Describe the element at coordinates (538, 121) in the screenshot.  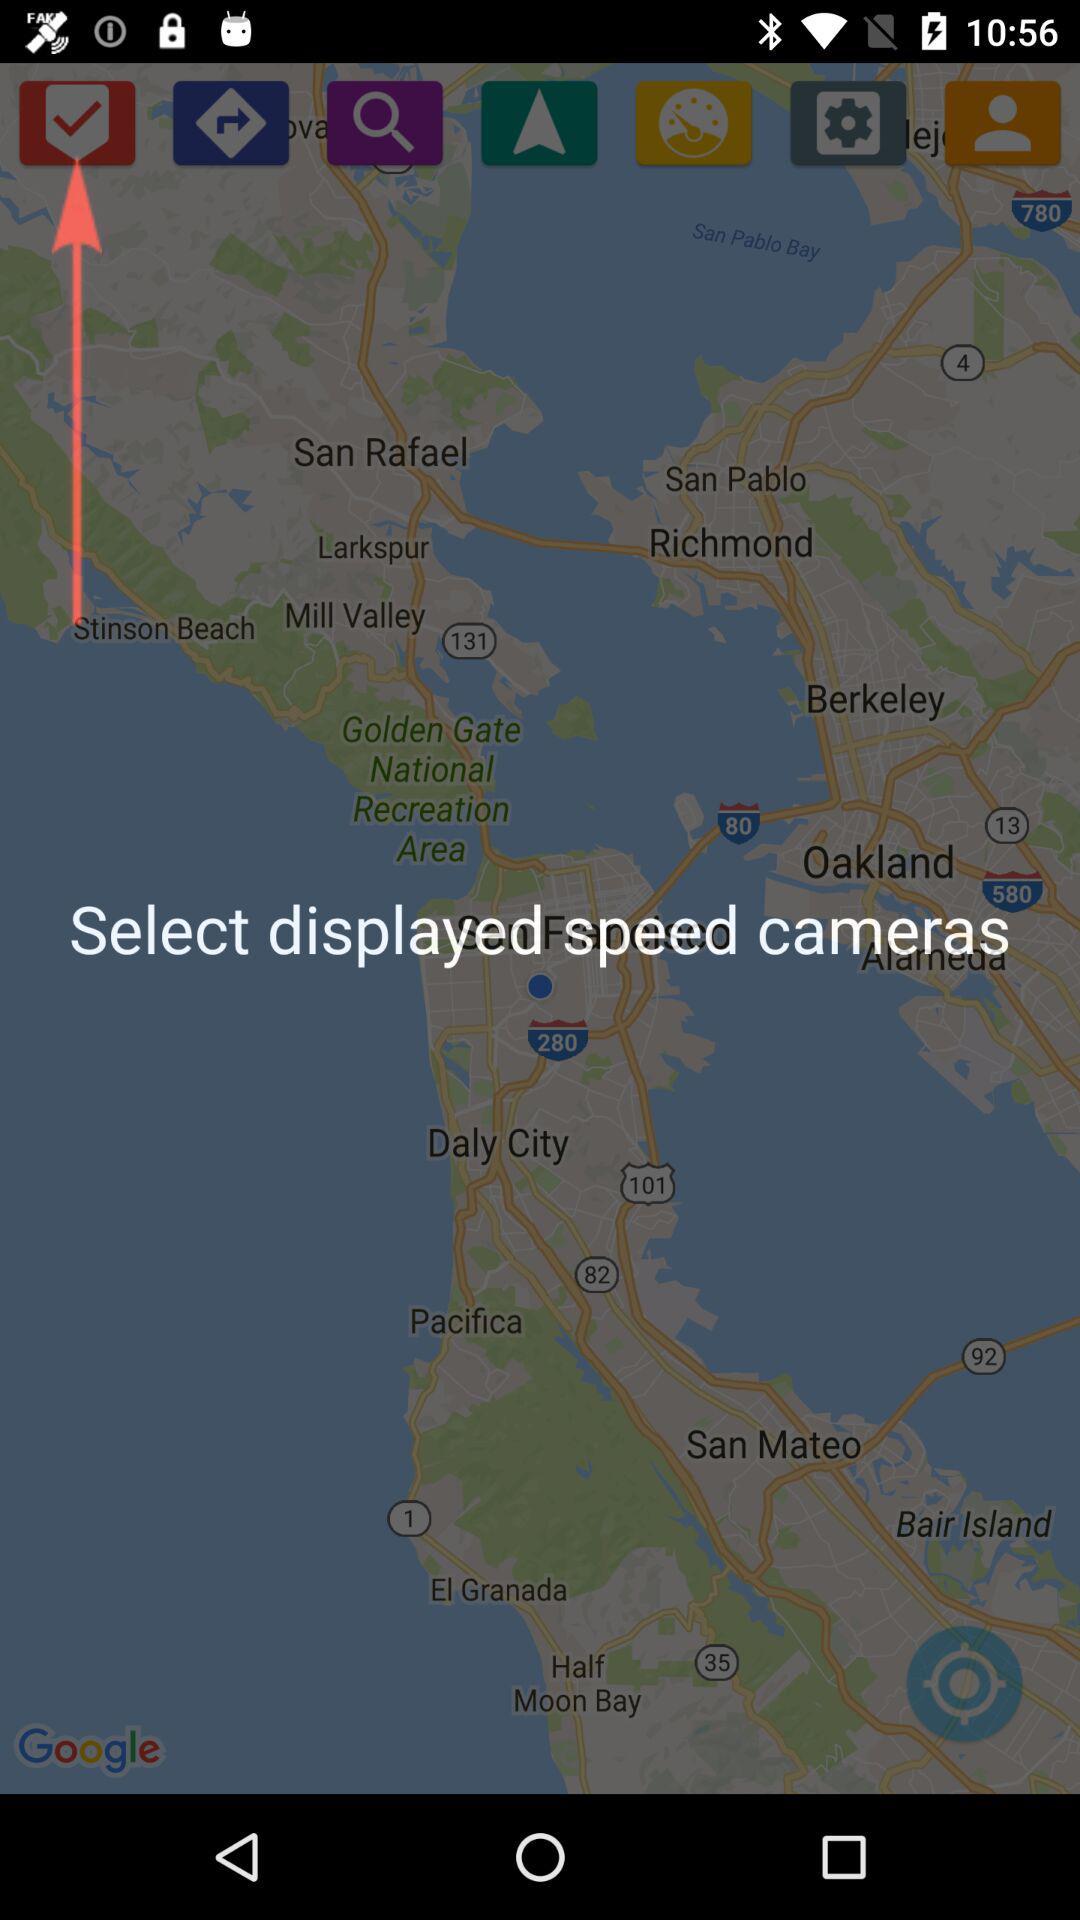
I see `displayed speed cameras` at that location.